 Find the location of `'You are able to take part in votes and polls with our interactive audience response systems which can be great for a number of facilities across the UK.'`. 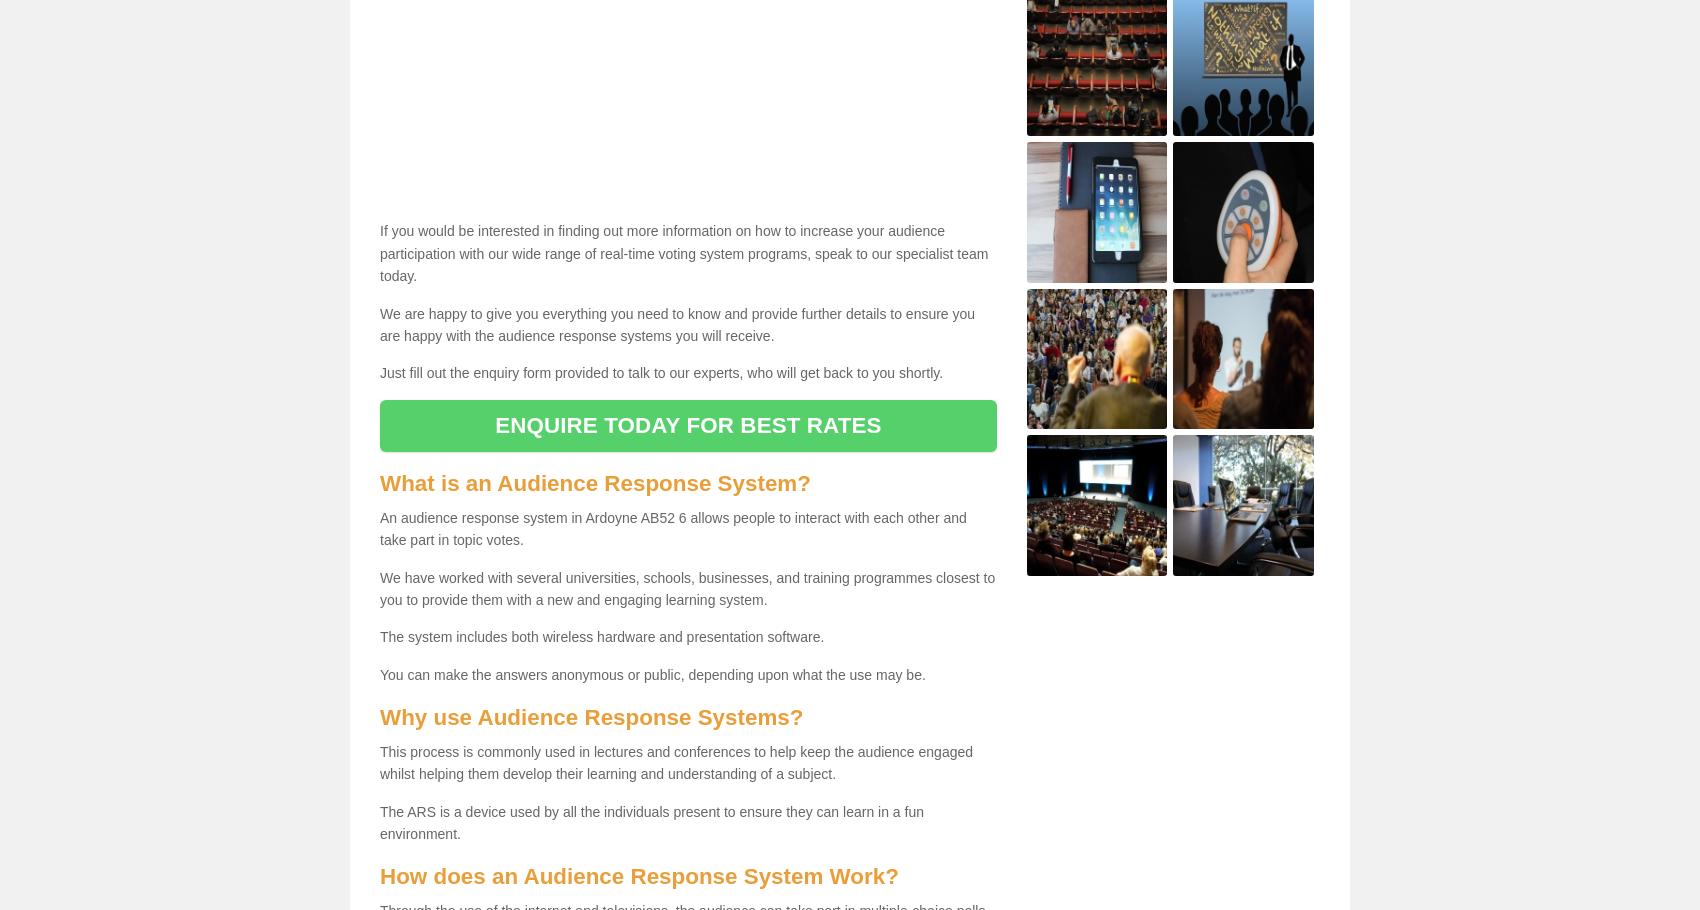

'You are able to take part in votes and polls with our interactive audience response systems which can be great for a number of facilities across the UK.' is located at coordinates (388, 535).